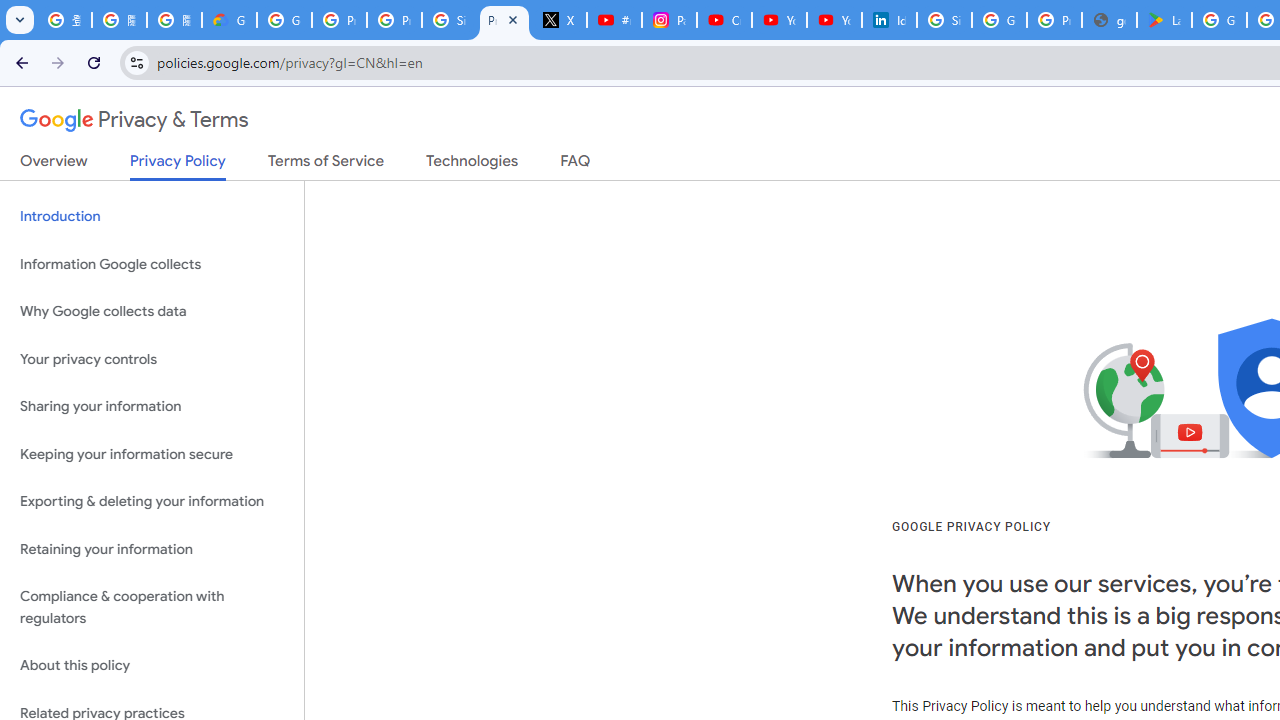 The width and height of the screenshot is (1280, 720). What do you see at coordinates (1108, 20) in the screenshot?
I see `'google_privacy_policy_en.pdf'` at bounding box center [1108, 20].